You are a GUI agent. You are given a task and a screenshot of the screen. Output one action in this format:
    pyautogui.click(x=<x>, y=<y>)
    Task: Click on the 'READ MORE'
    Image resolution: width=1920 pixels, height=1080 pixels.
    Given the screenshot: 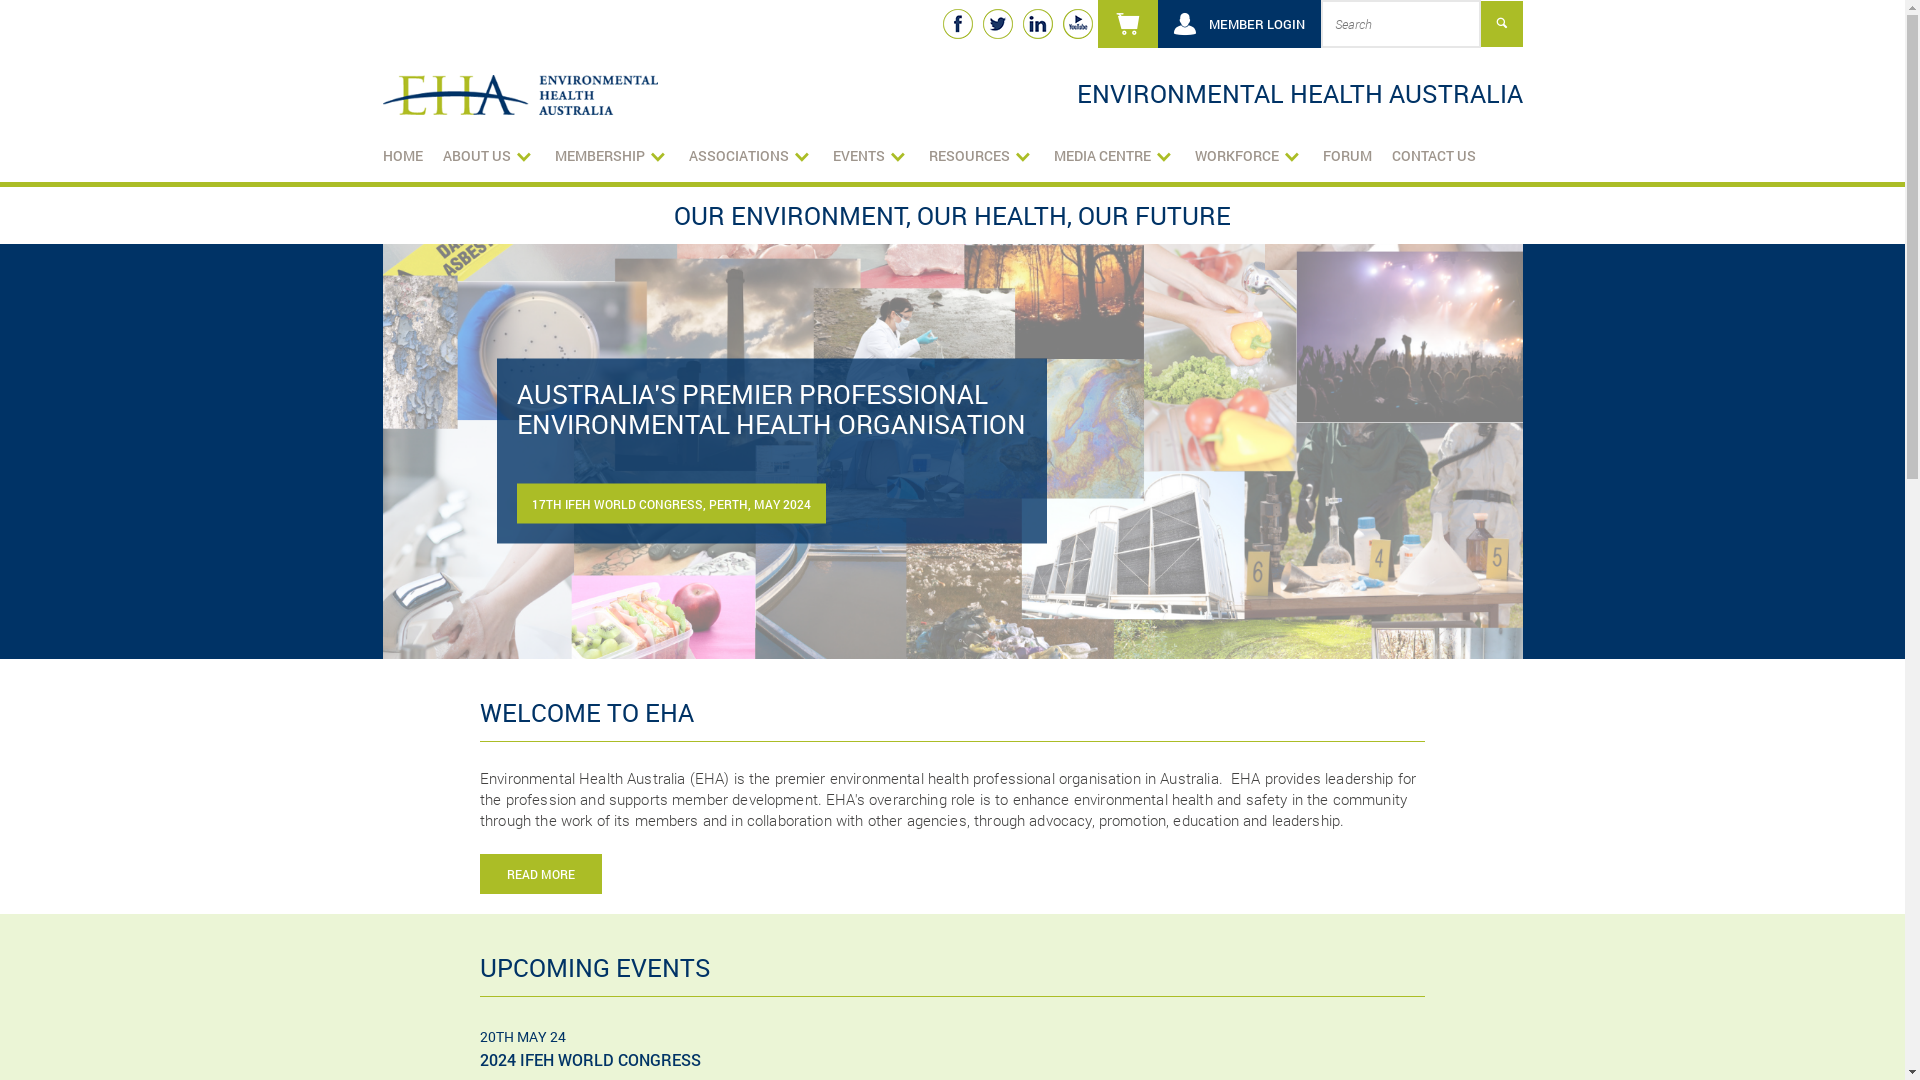 What is the action you would take?
    pyautogui.click(x=541, y=873)
    